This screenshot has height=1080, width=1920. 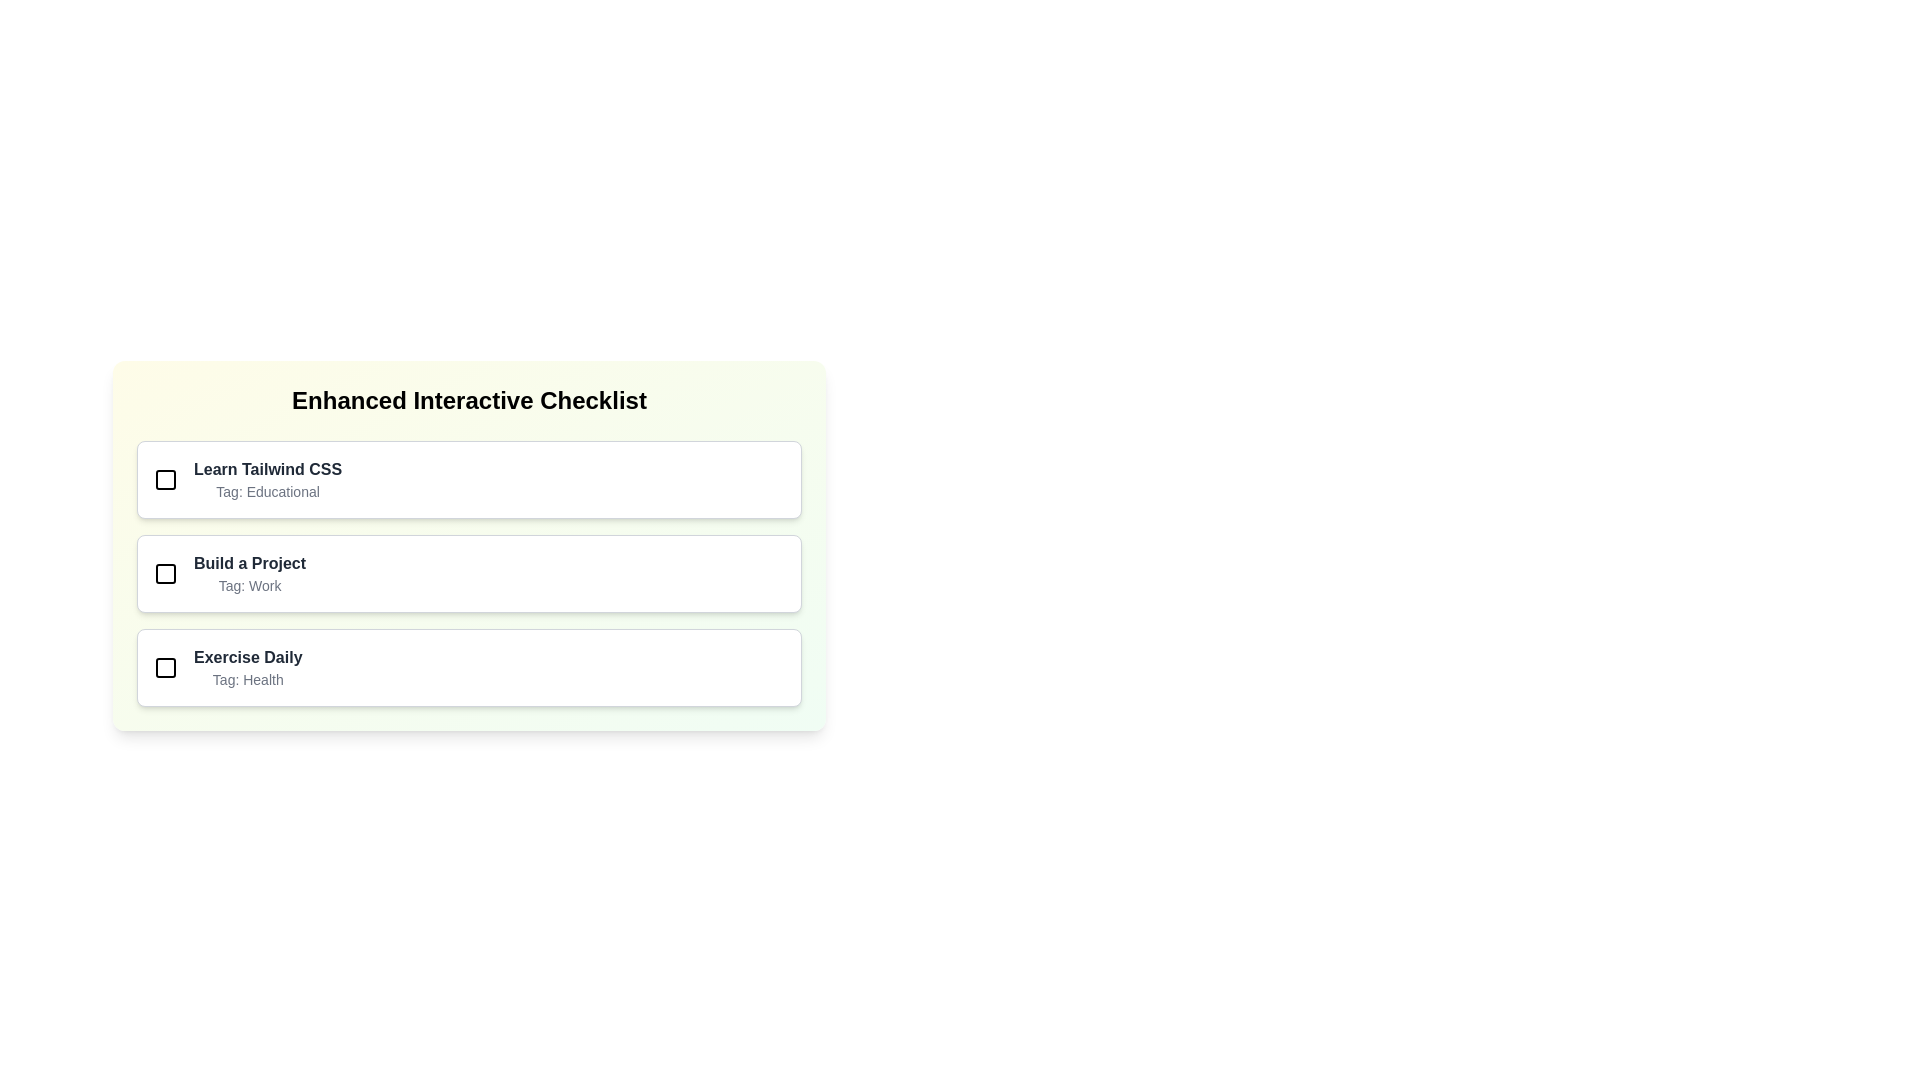 I want to click on the text label element that displays 'Tag: Work', which is styled in light gray and is positioned directly below 'Build a Project' in the checklist section, so click(x=248, y=585).